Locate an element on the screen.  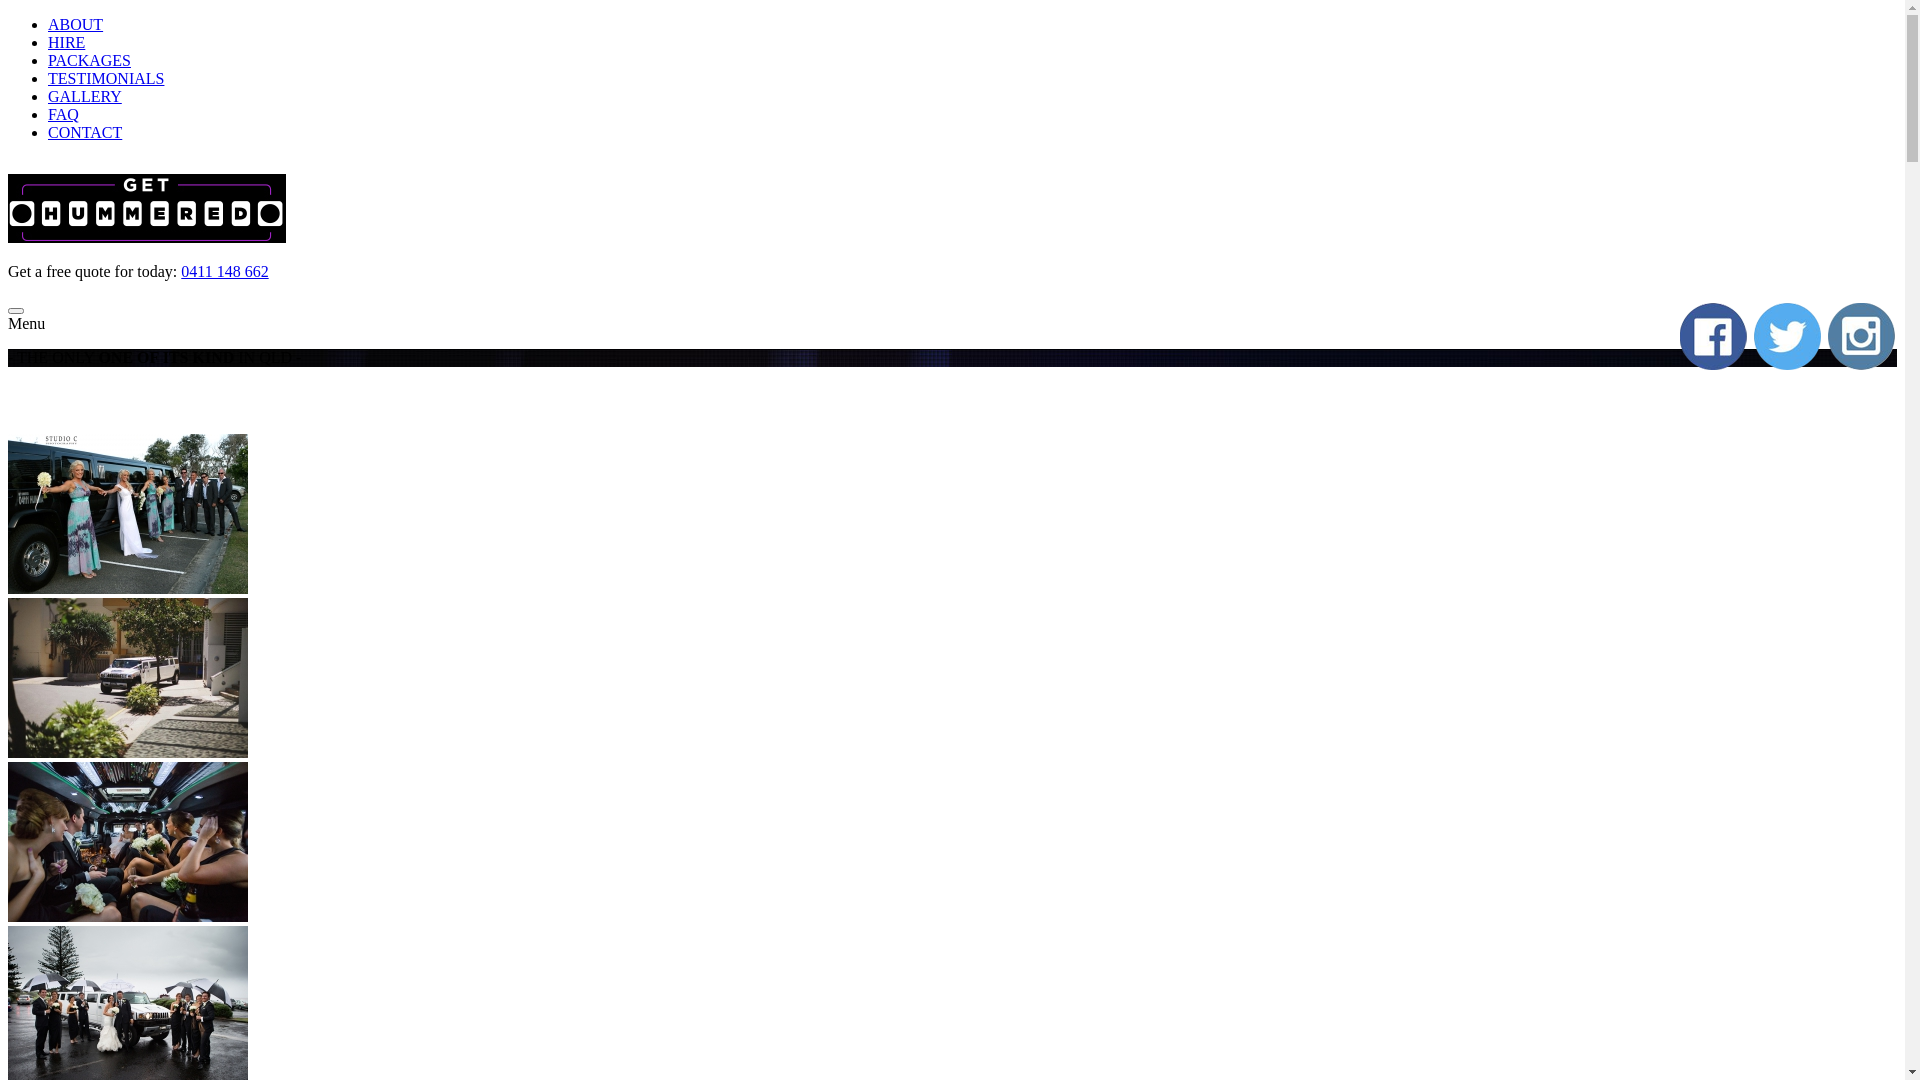
'TESTIMONIALS' is located at coordinates (48, 77).